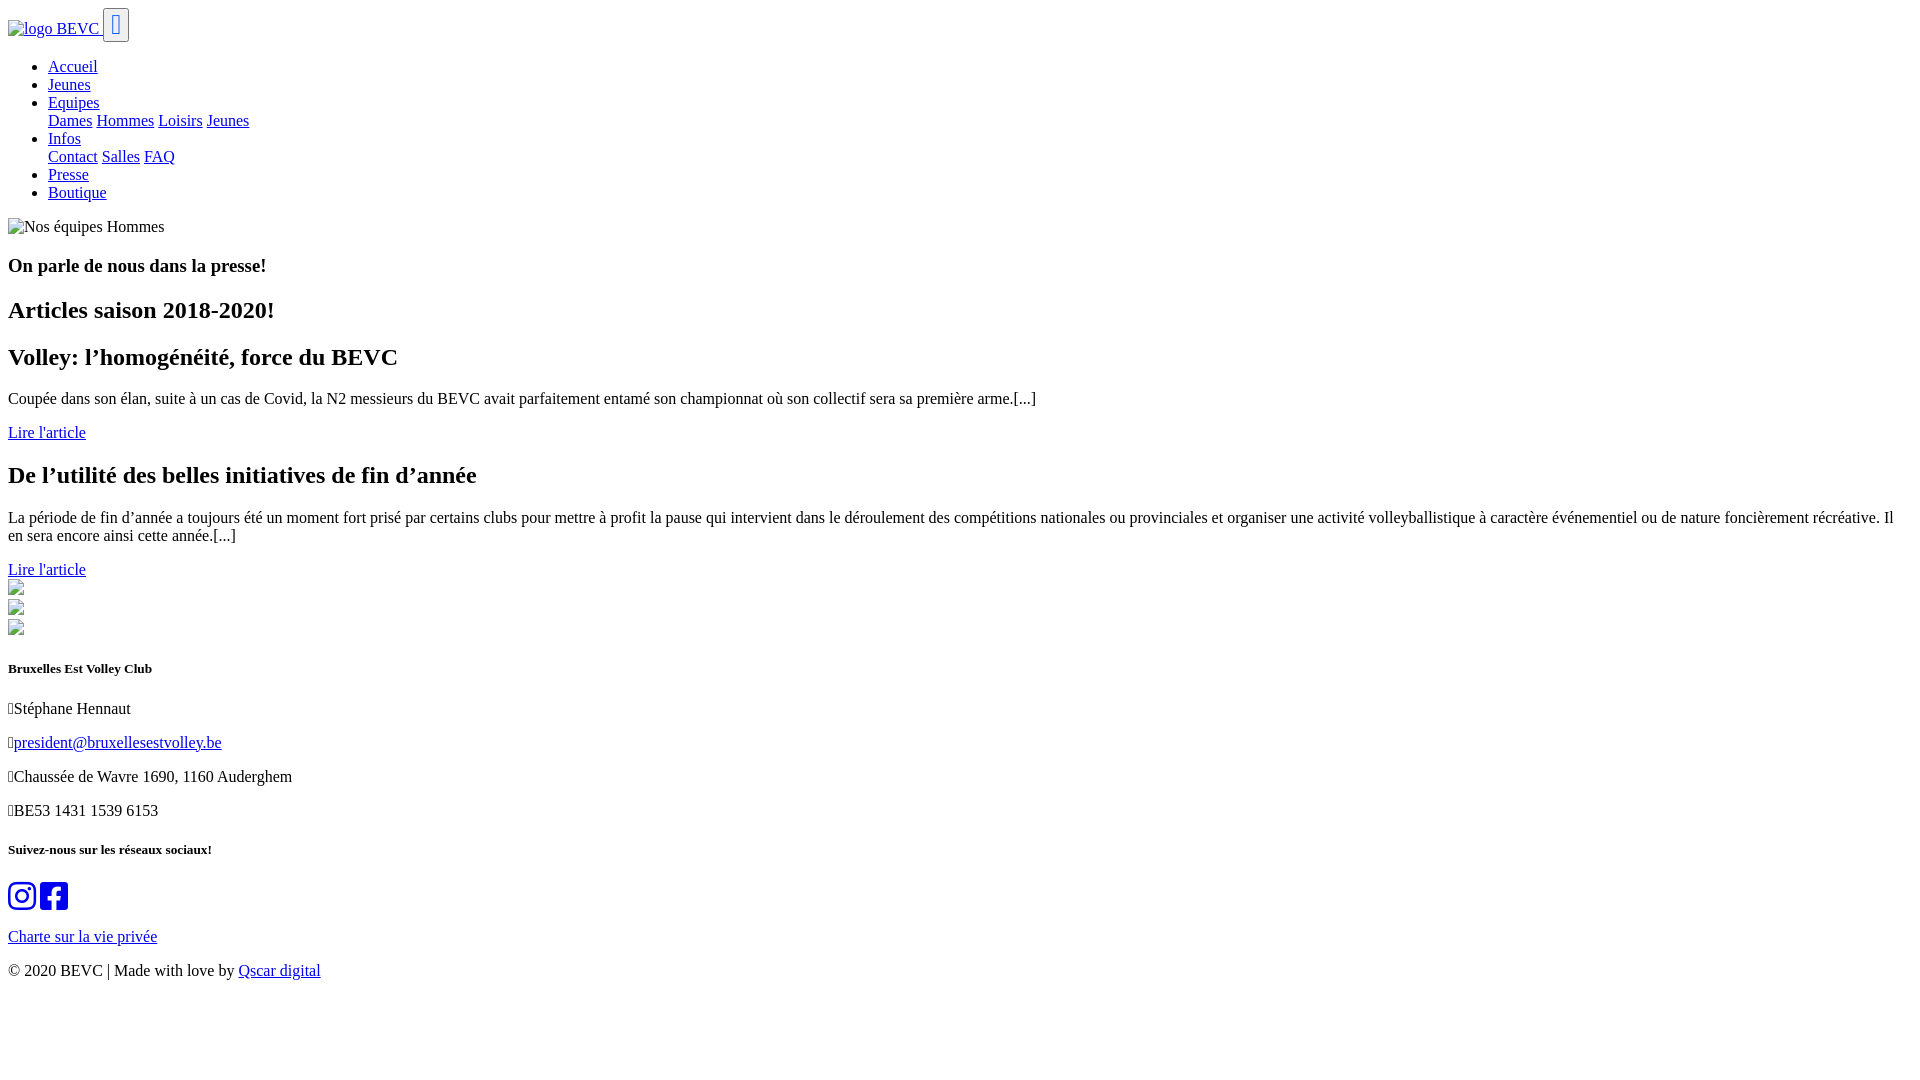  What do you see at coordinates (73, 102) in the screenshot?
I see `'Equipes'` at bounding box center [73, 102].